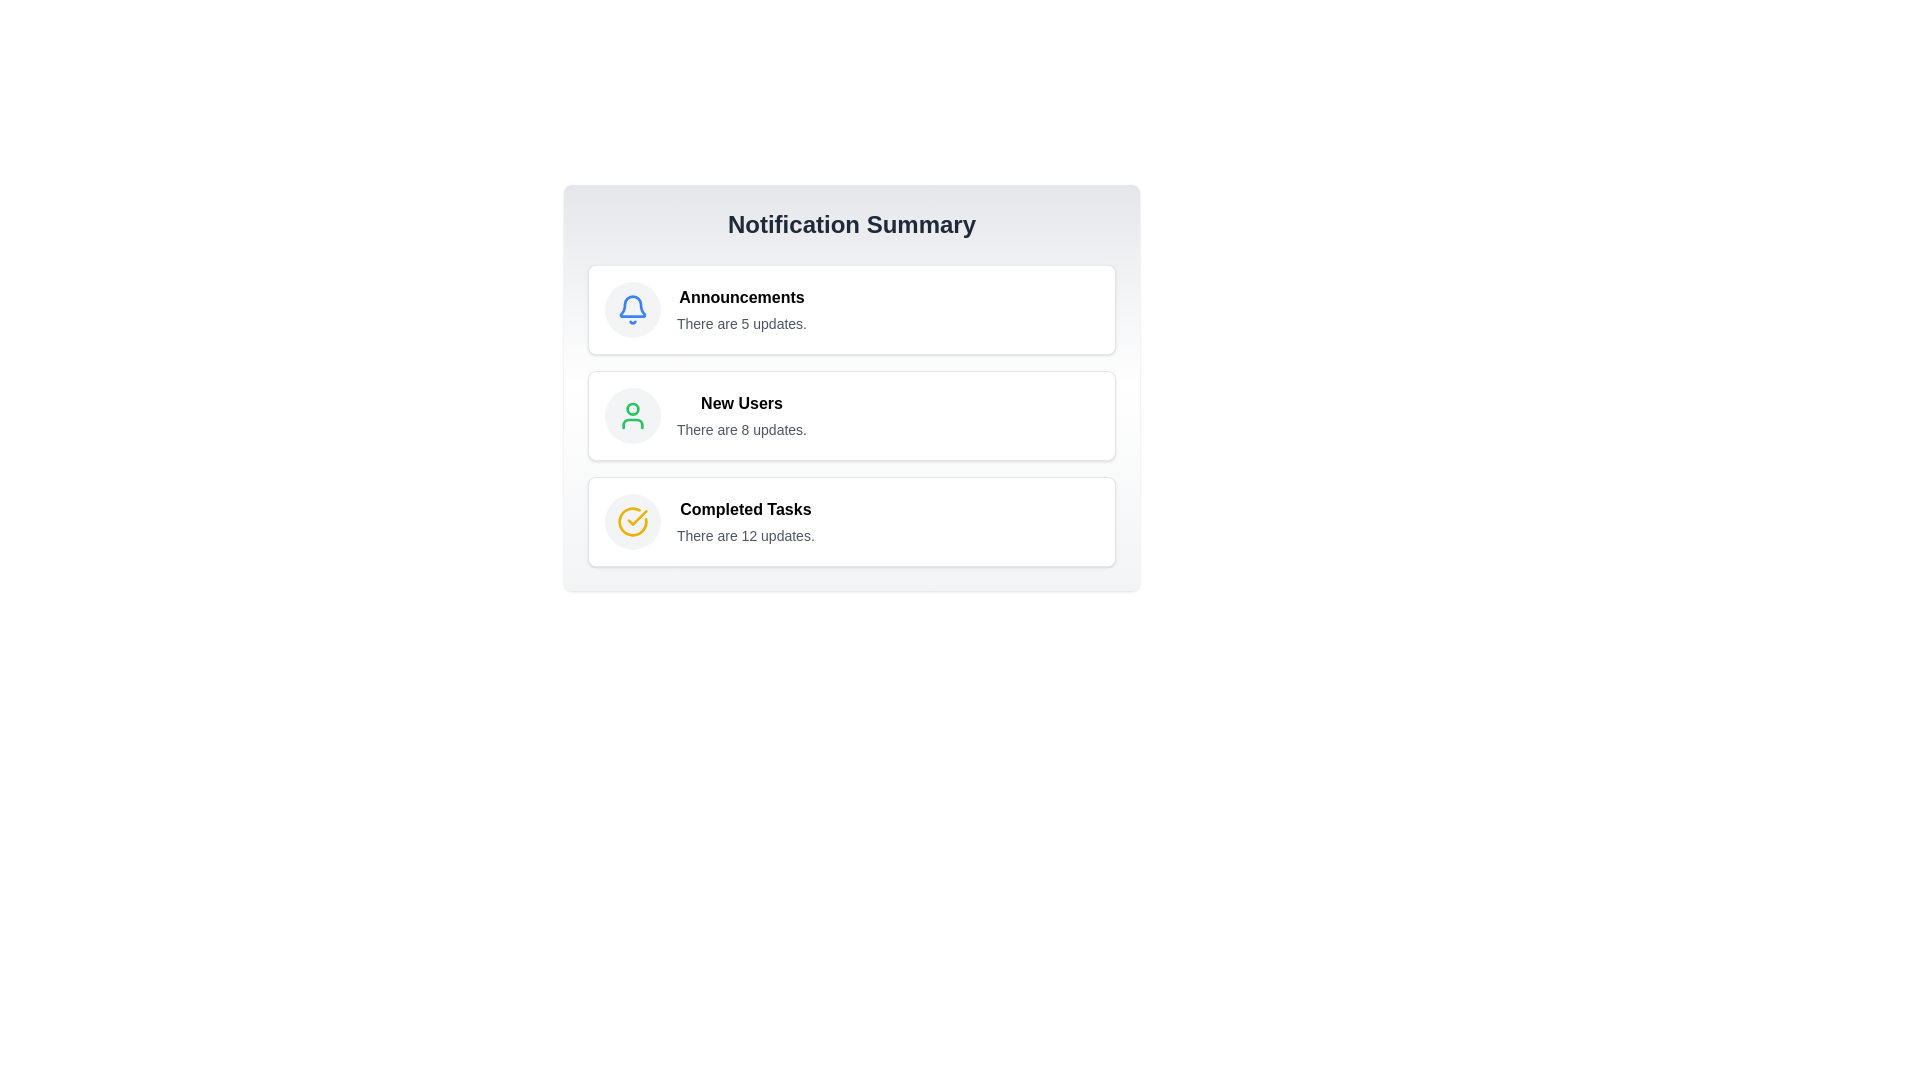 The height and width of the screenshot is (1080, 1920). I want to click on the 'New Users' notification card which displays a title in bold and an update notification below it, so click(851, 415).